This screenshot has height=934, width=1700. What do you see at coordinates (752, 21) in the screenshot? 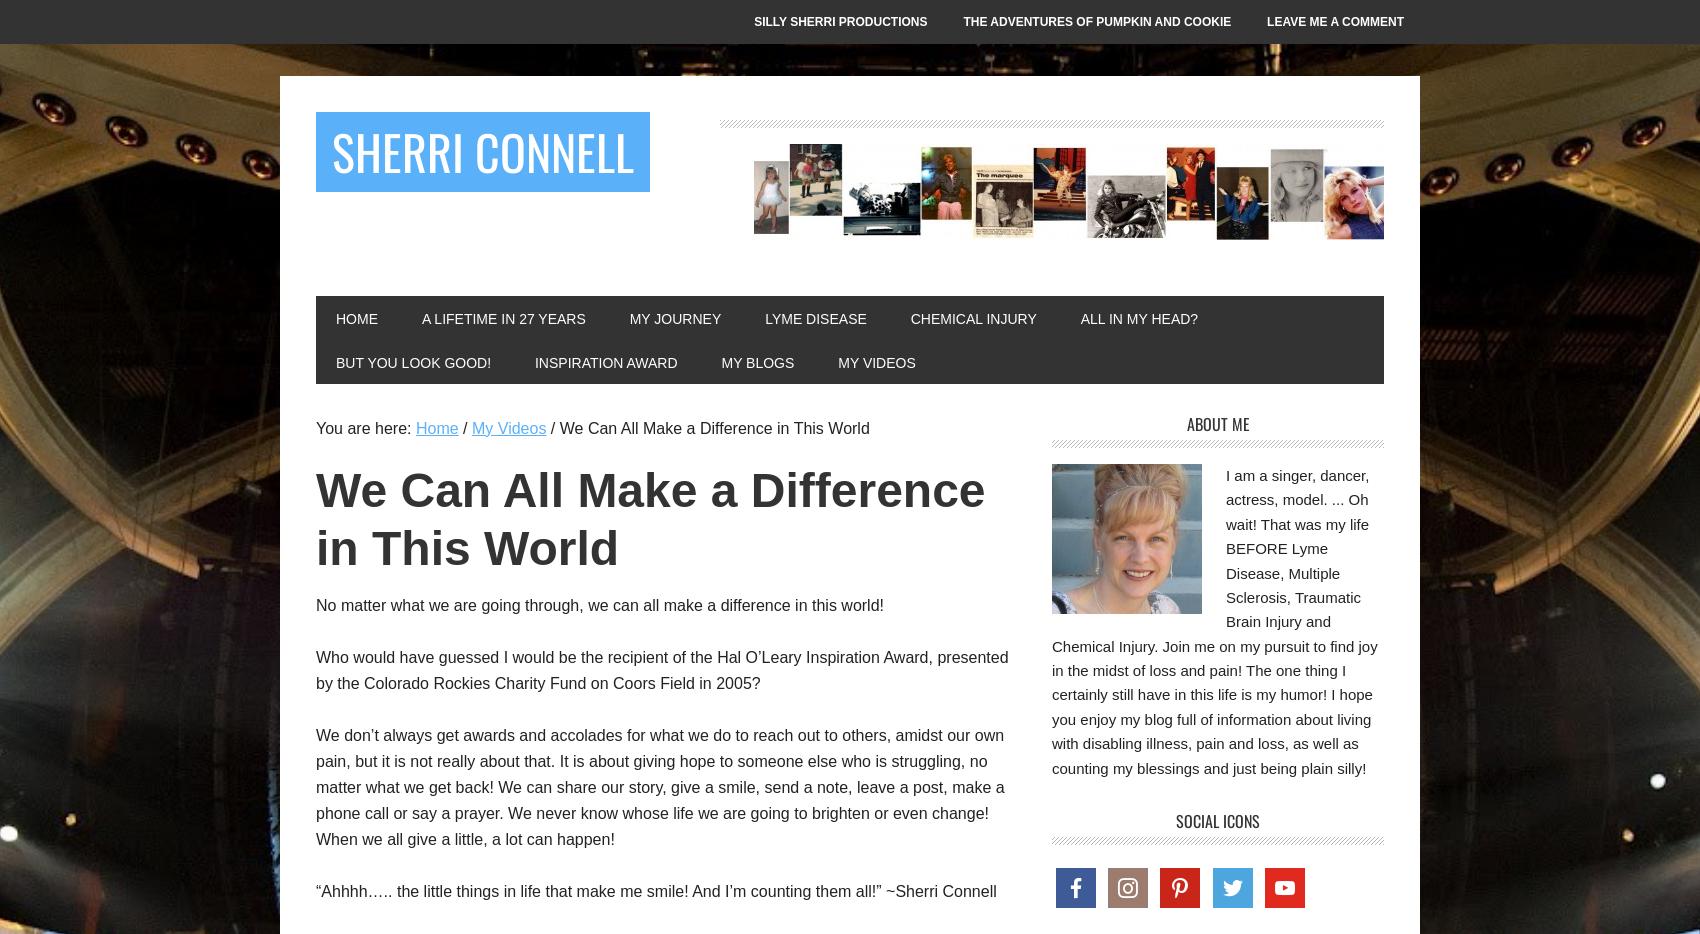
I see `'Silly Sherri Productions'` at bounding box center [752, 21].